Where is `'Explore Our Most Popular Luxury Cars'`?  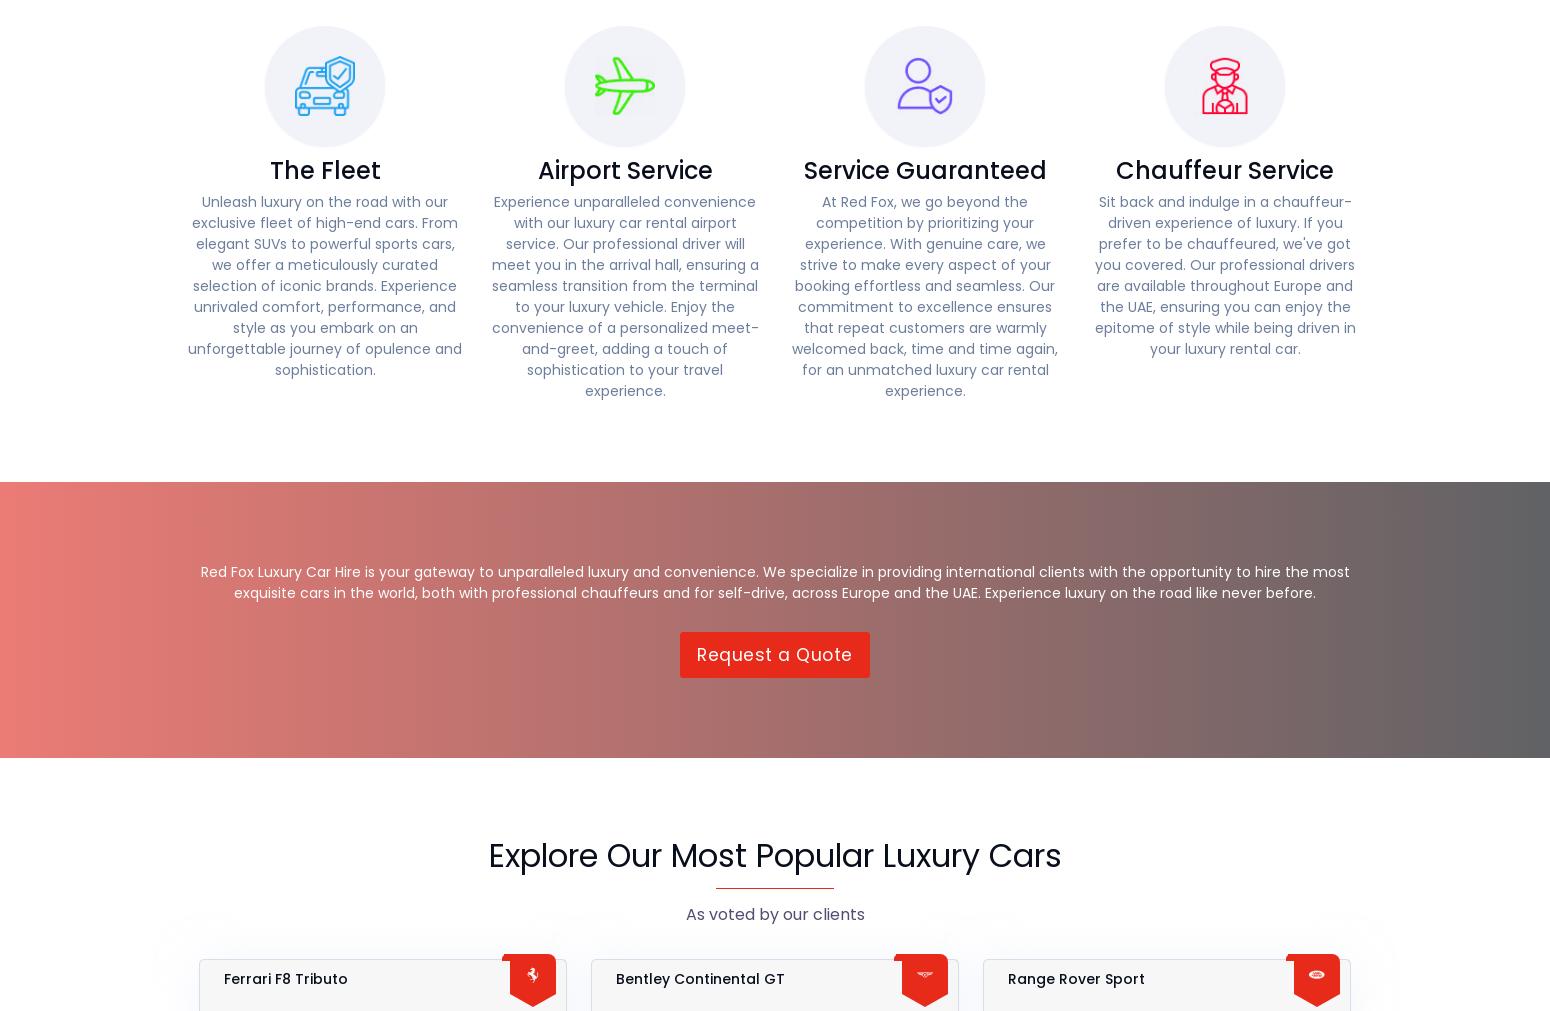
'Explore Our Most Popular Luxury Cars' is located at coordinates (774, 854).